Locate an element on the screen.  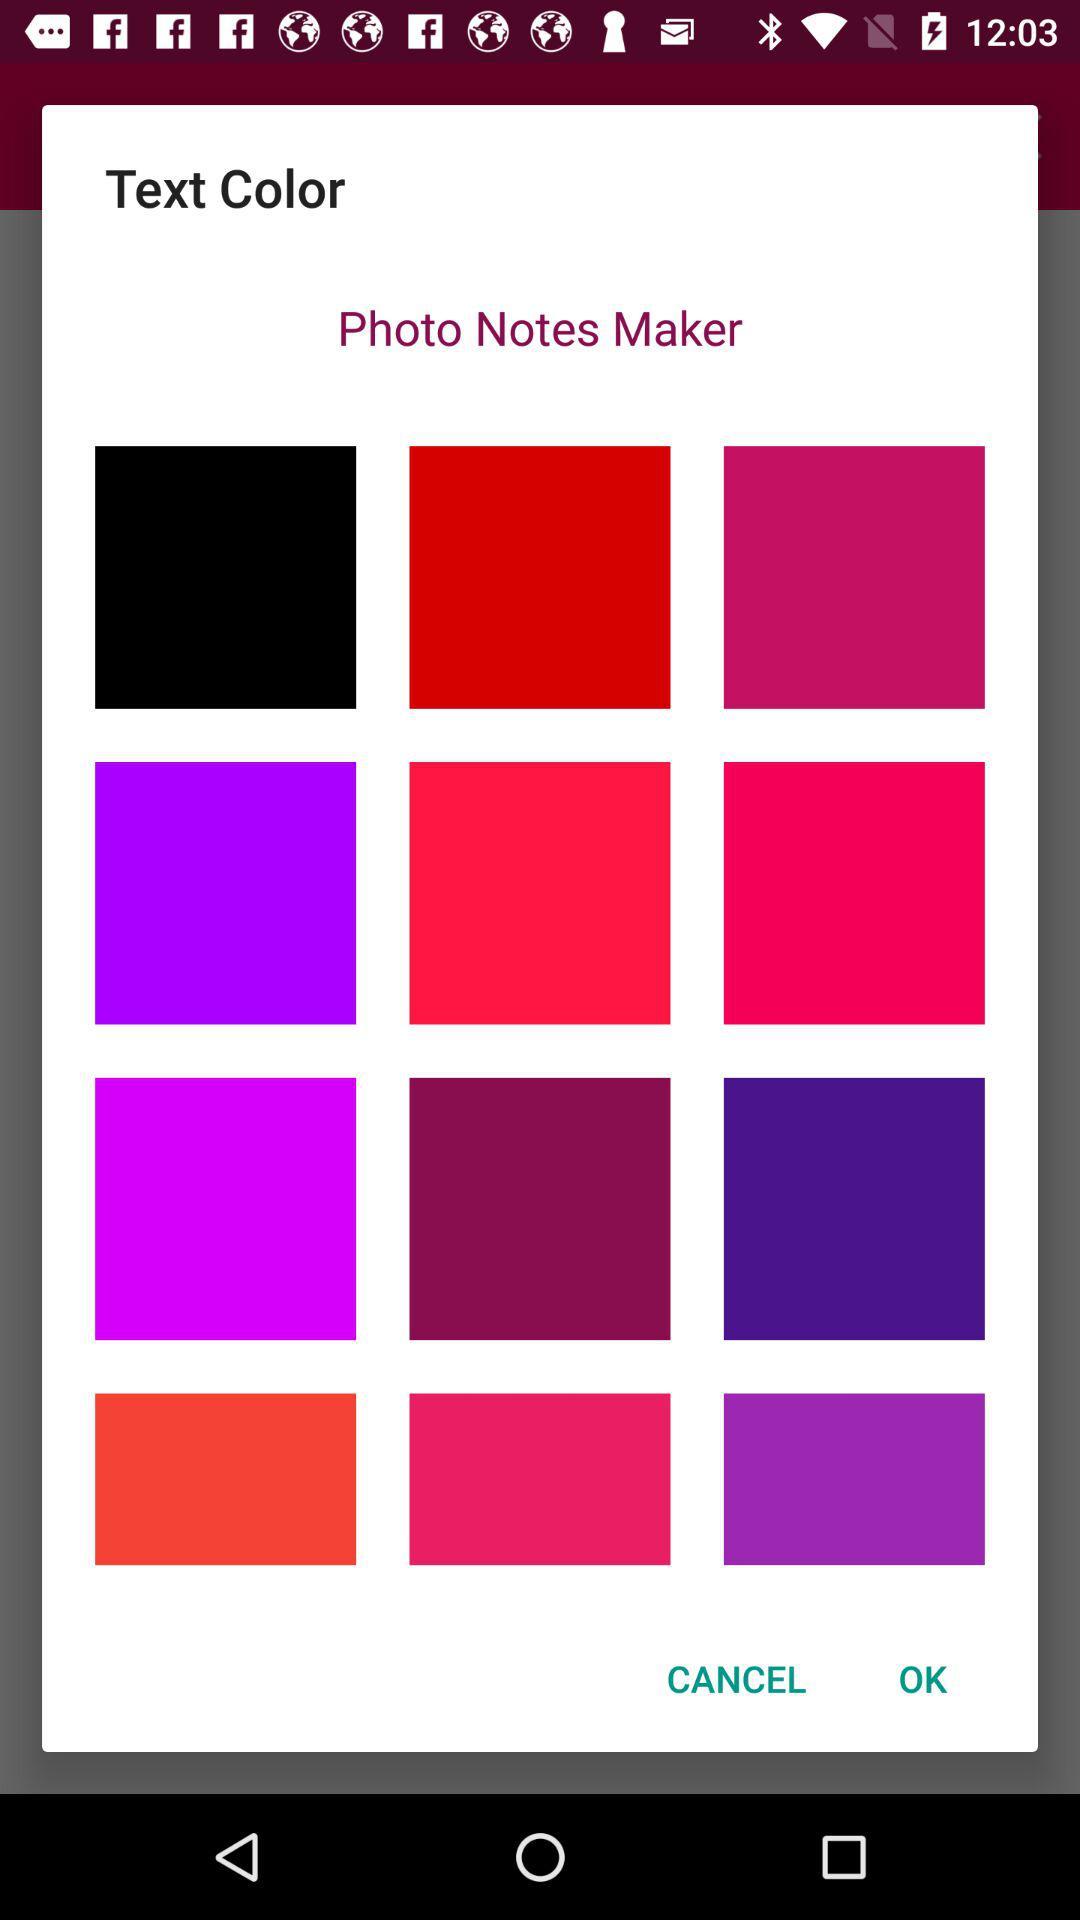
the icon next to cancel is located at coordinates (922, 1678).